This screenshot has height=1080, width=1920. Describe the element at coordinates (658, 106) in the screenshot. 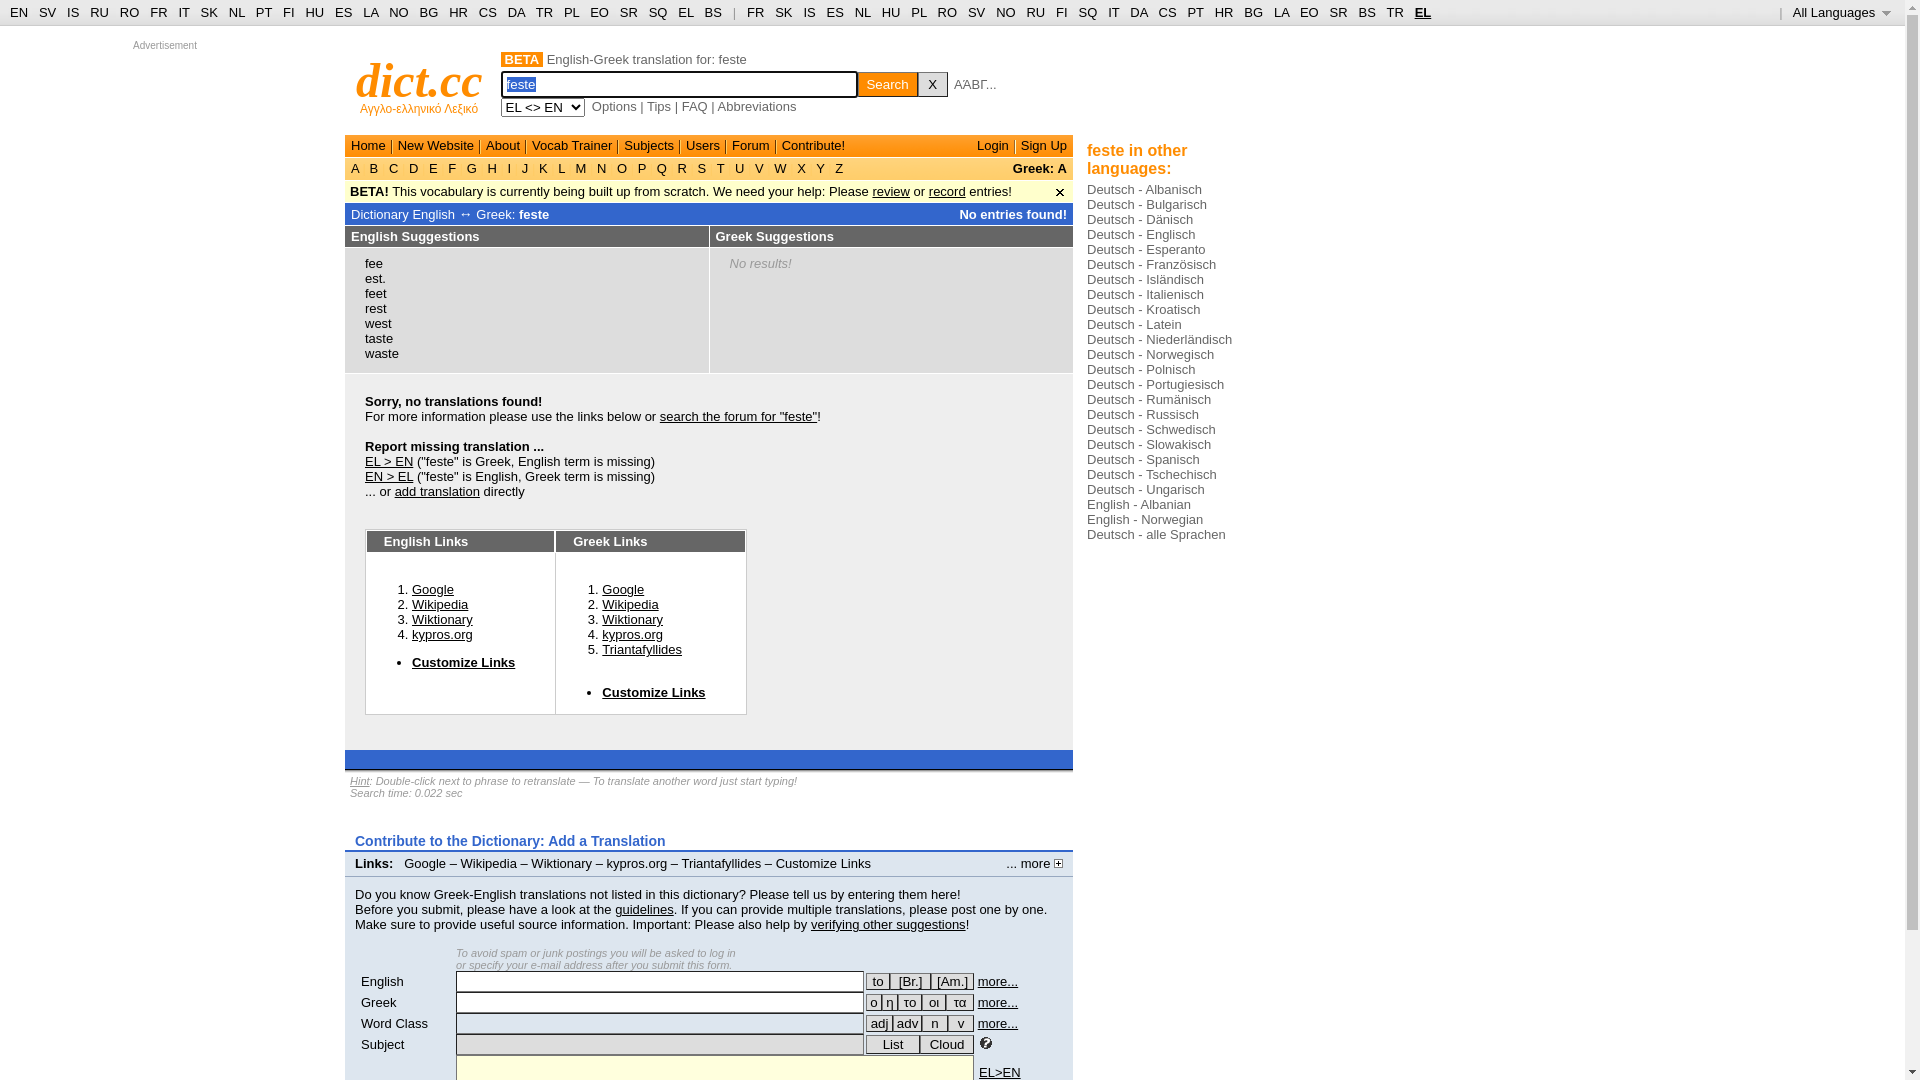

I see `'Tips'` at that location.